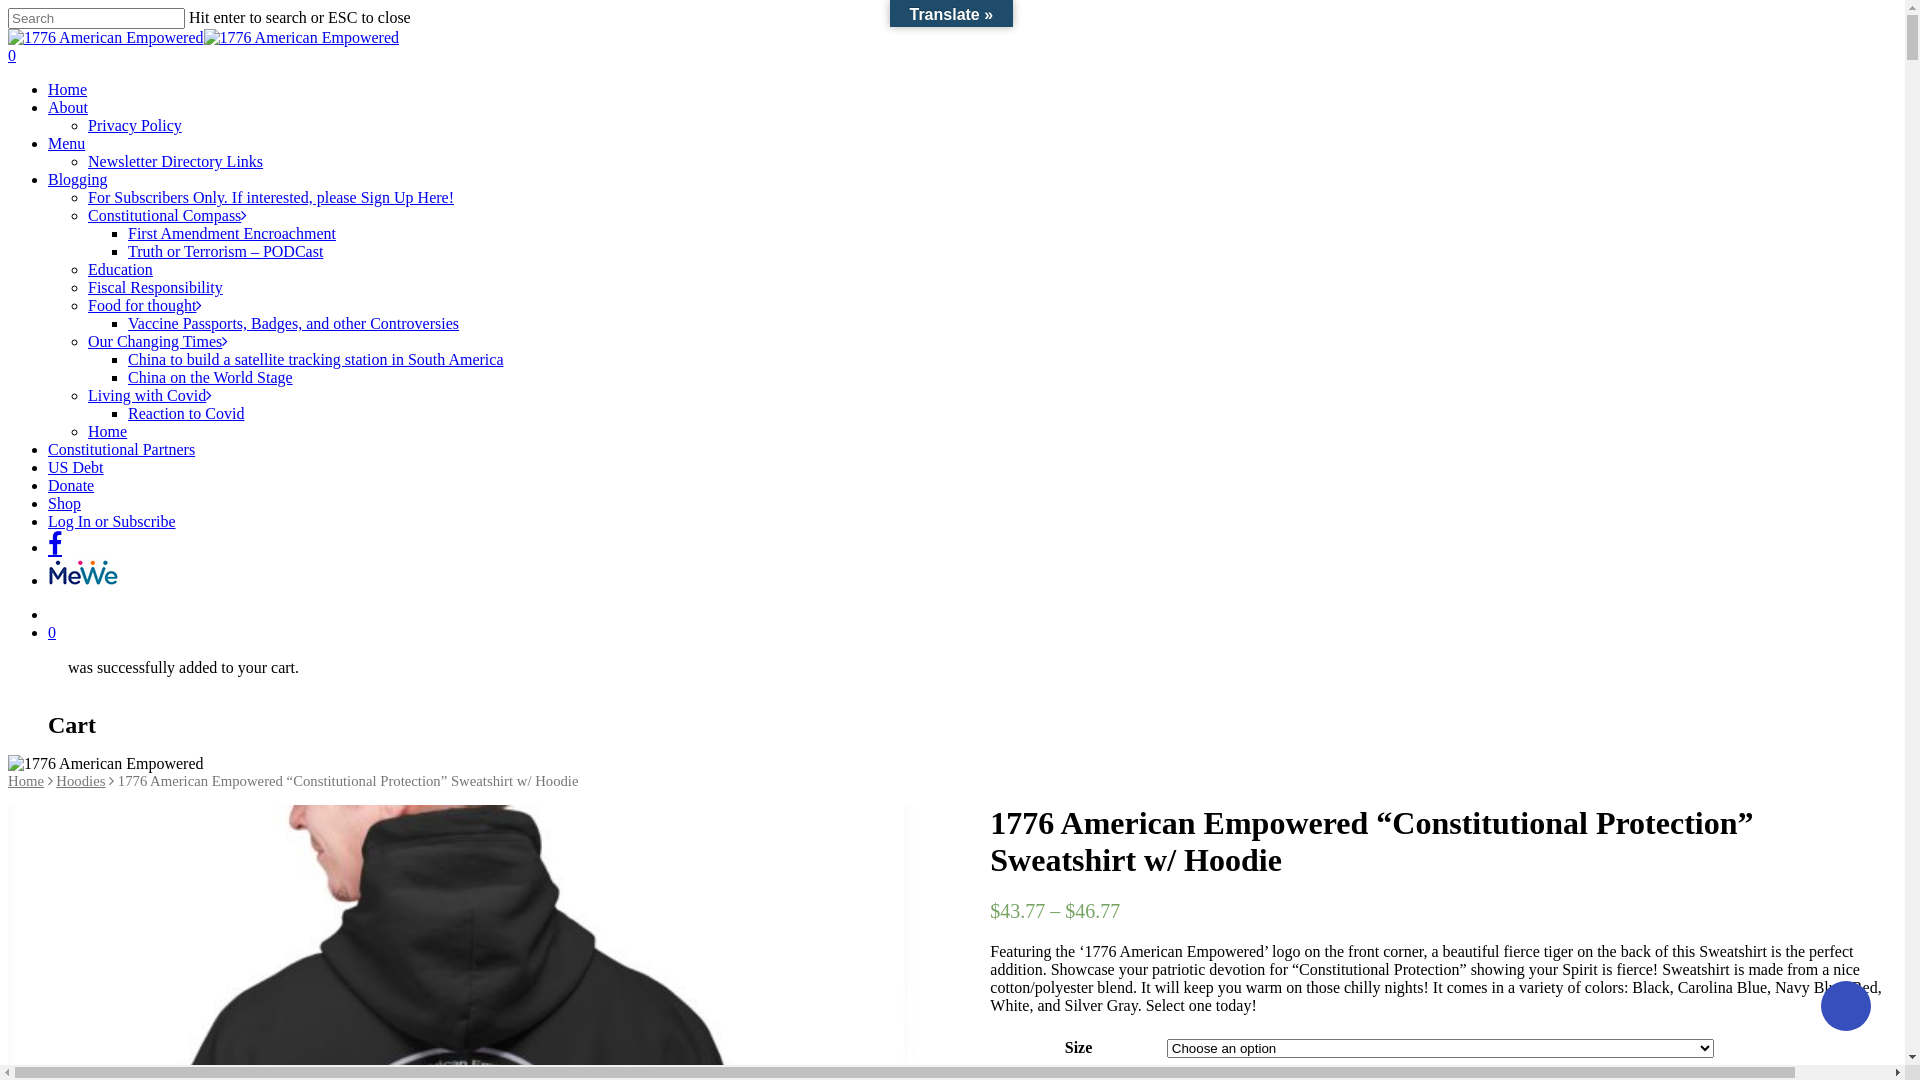 This screenshot has width=1920, height=1080. Describe the element at coordinates (133, 125) in the screenshot. I see `'Privacy Policy'` at that location.